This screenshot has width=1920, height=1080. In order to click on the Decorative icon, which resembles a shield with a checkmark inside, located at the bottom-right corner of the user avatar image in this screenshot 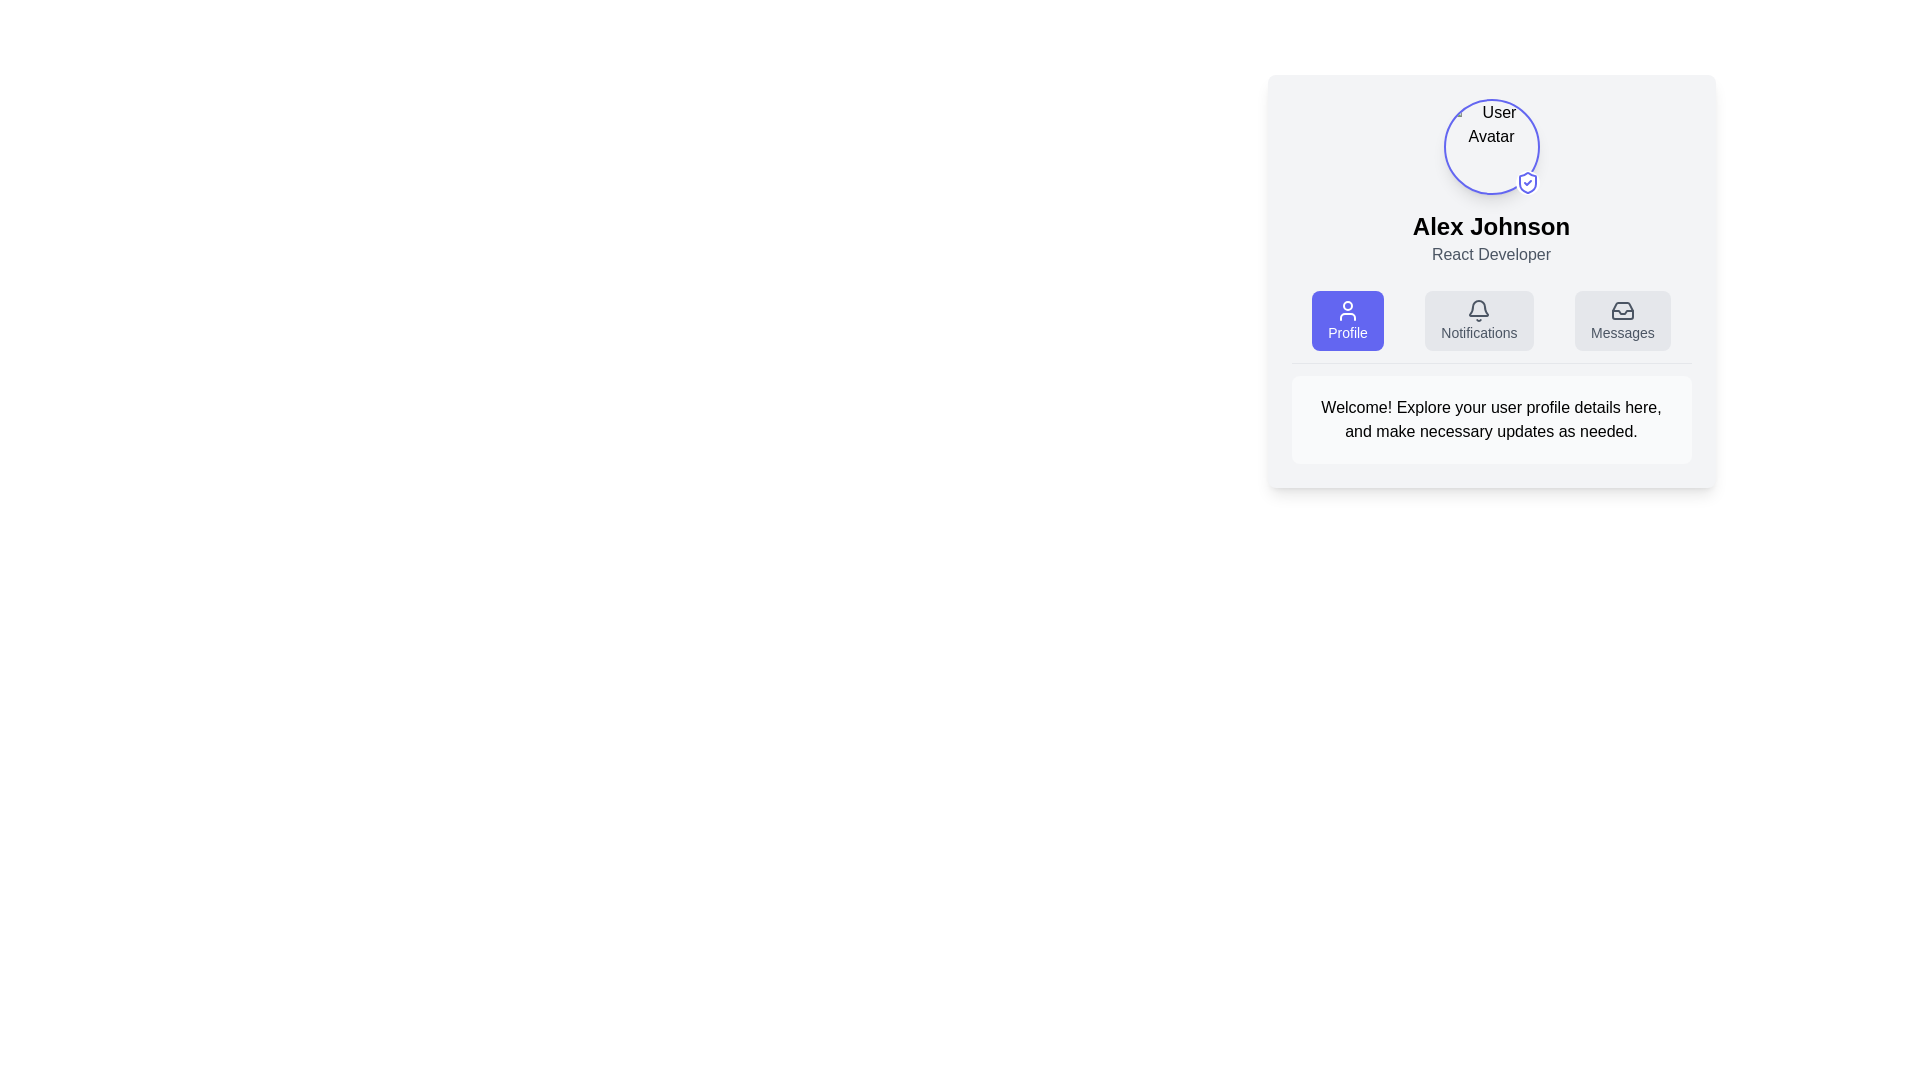, I will do `click(1526, 182)`.